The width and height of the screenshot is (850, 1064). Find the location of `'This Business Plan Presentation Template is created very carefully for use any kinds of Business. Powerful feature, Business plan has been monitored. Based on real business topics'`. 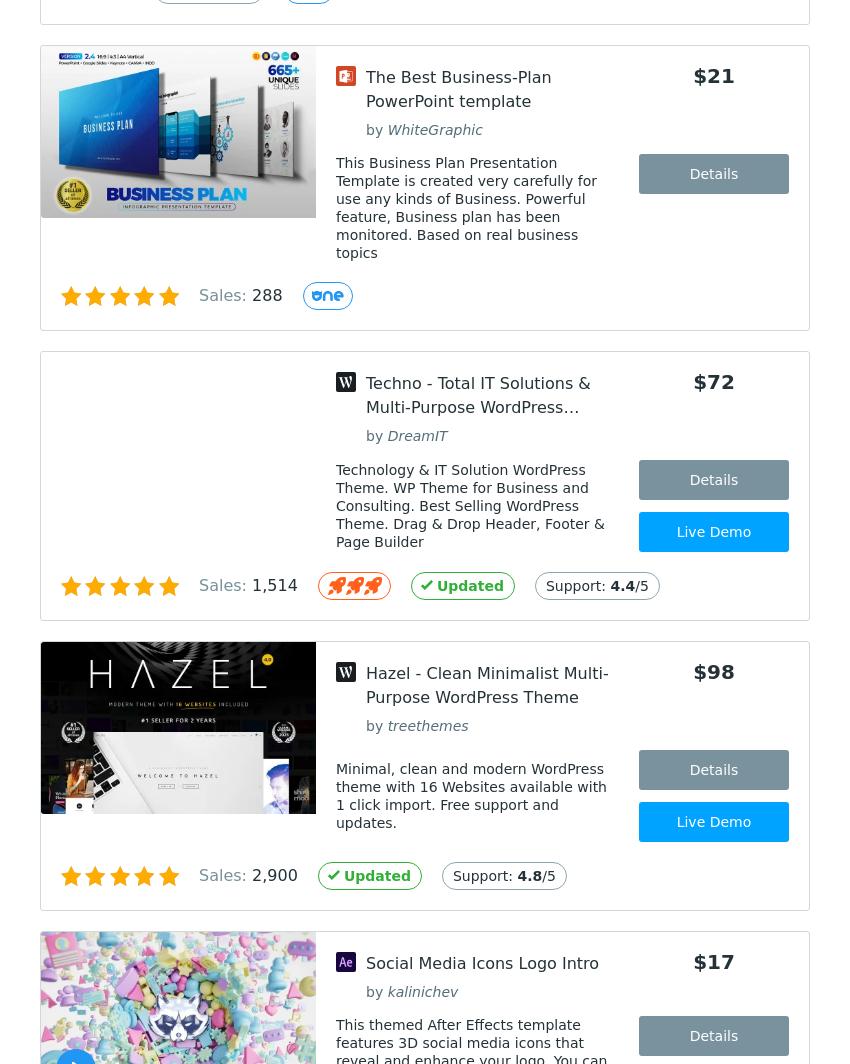

'This Business Plan Presentation Template is created very carefully for use any kinds of Business. Powerful feature, Business plan has been monitored. Based on real business topics' is located at coordinates (336, 208).